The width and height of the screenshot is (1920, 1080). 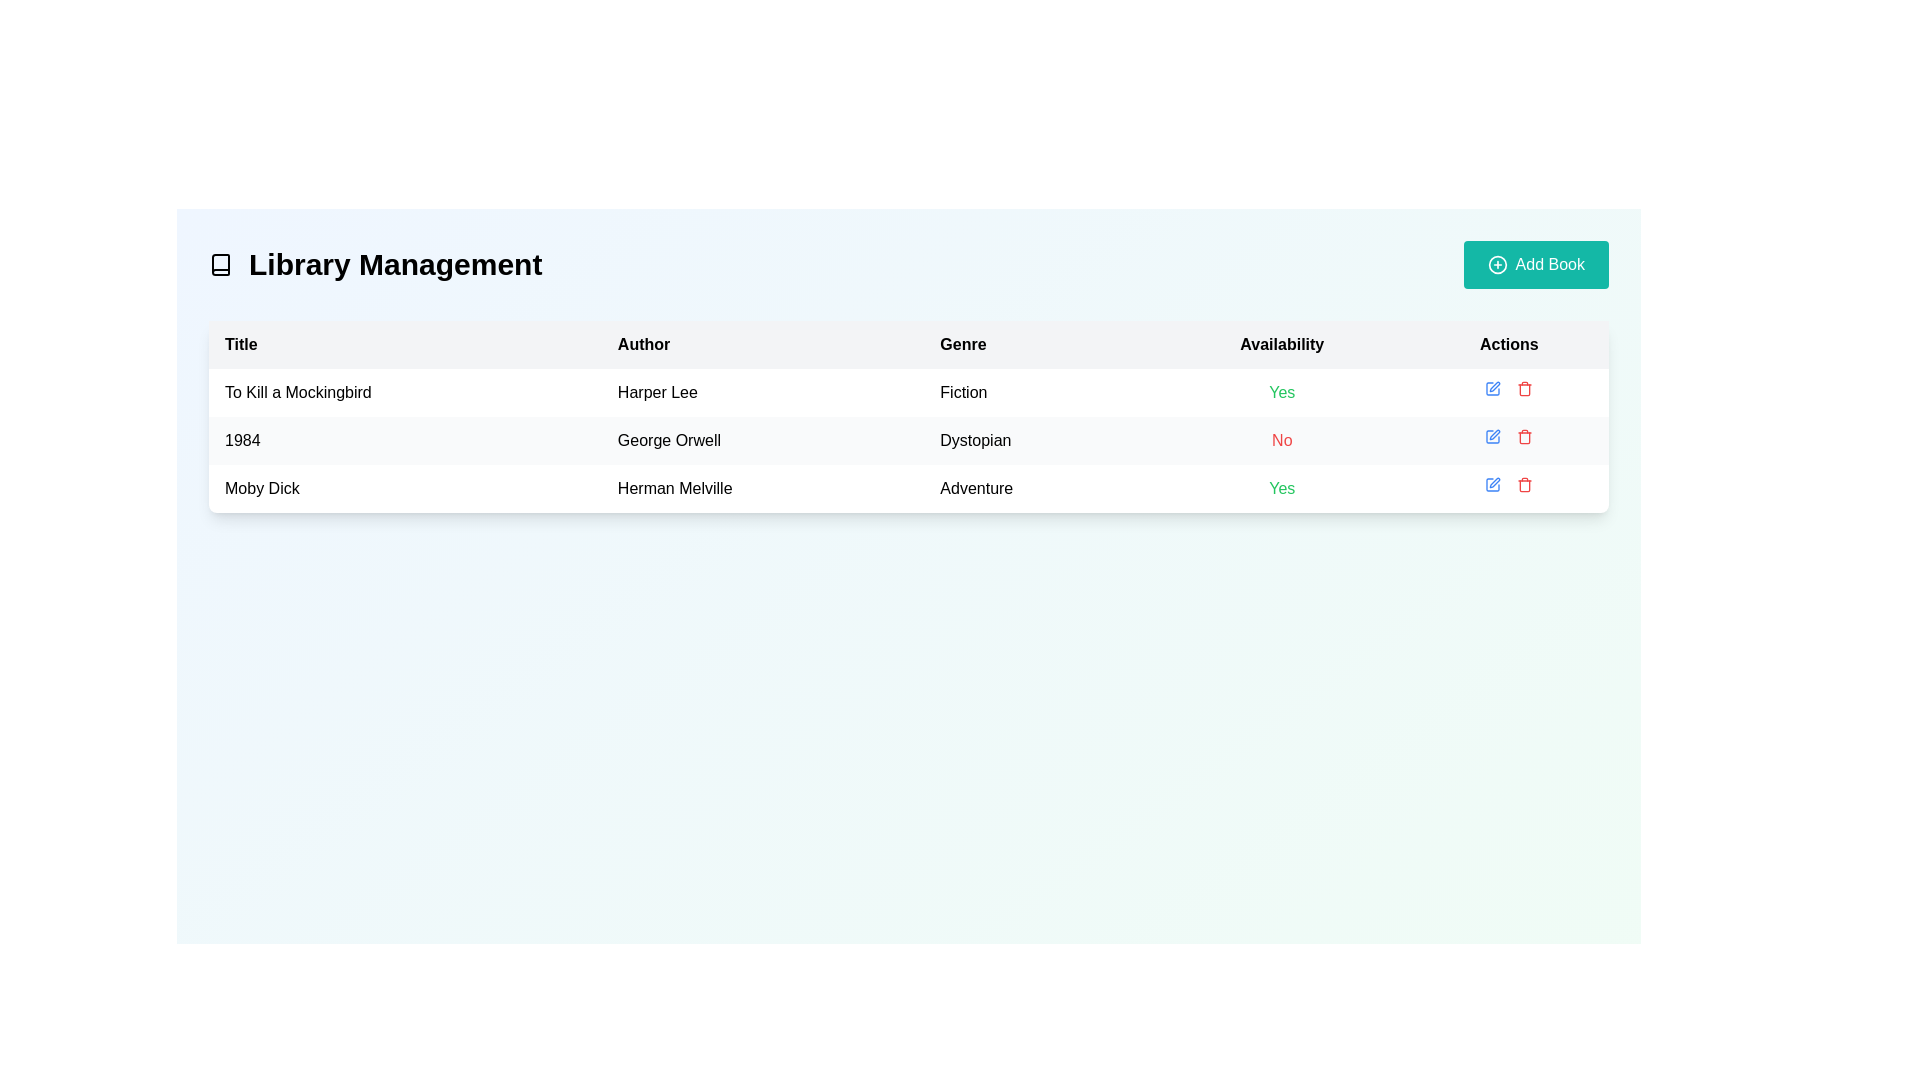 I want to click on the text label indicating the unavailability status of an item in the second row of the 'Availability' column in the table, so click(x=1282, y=439).